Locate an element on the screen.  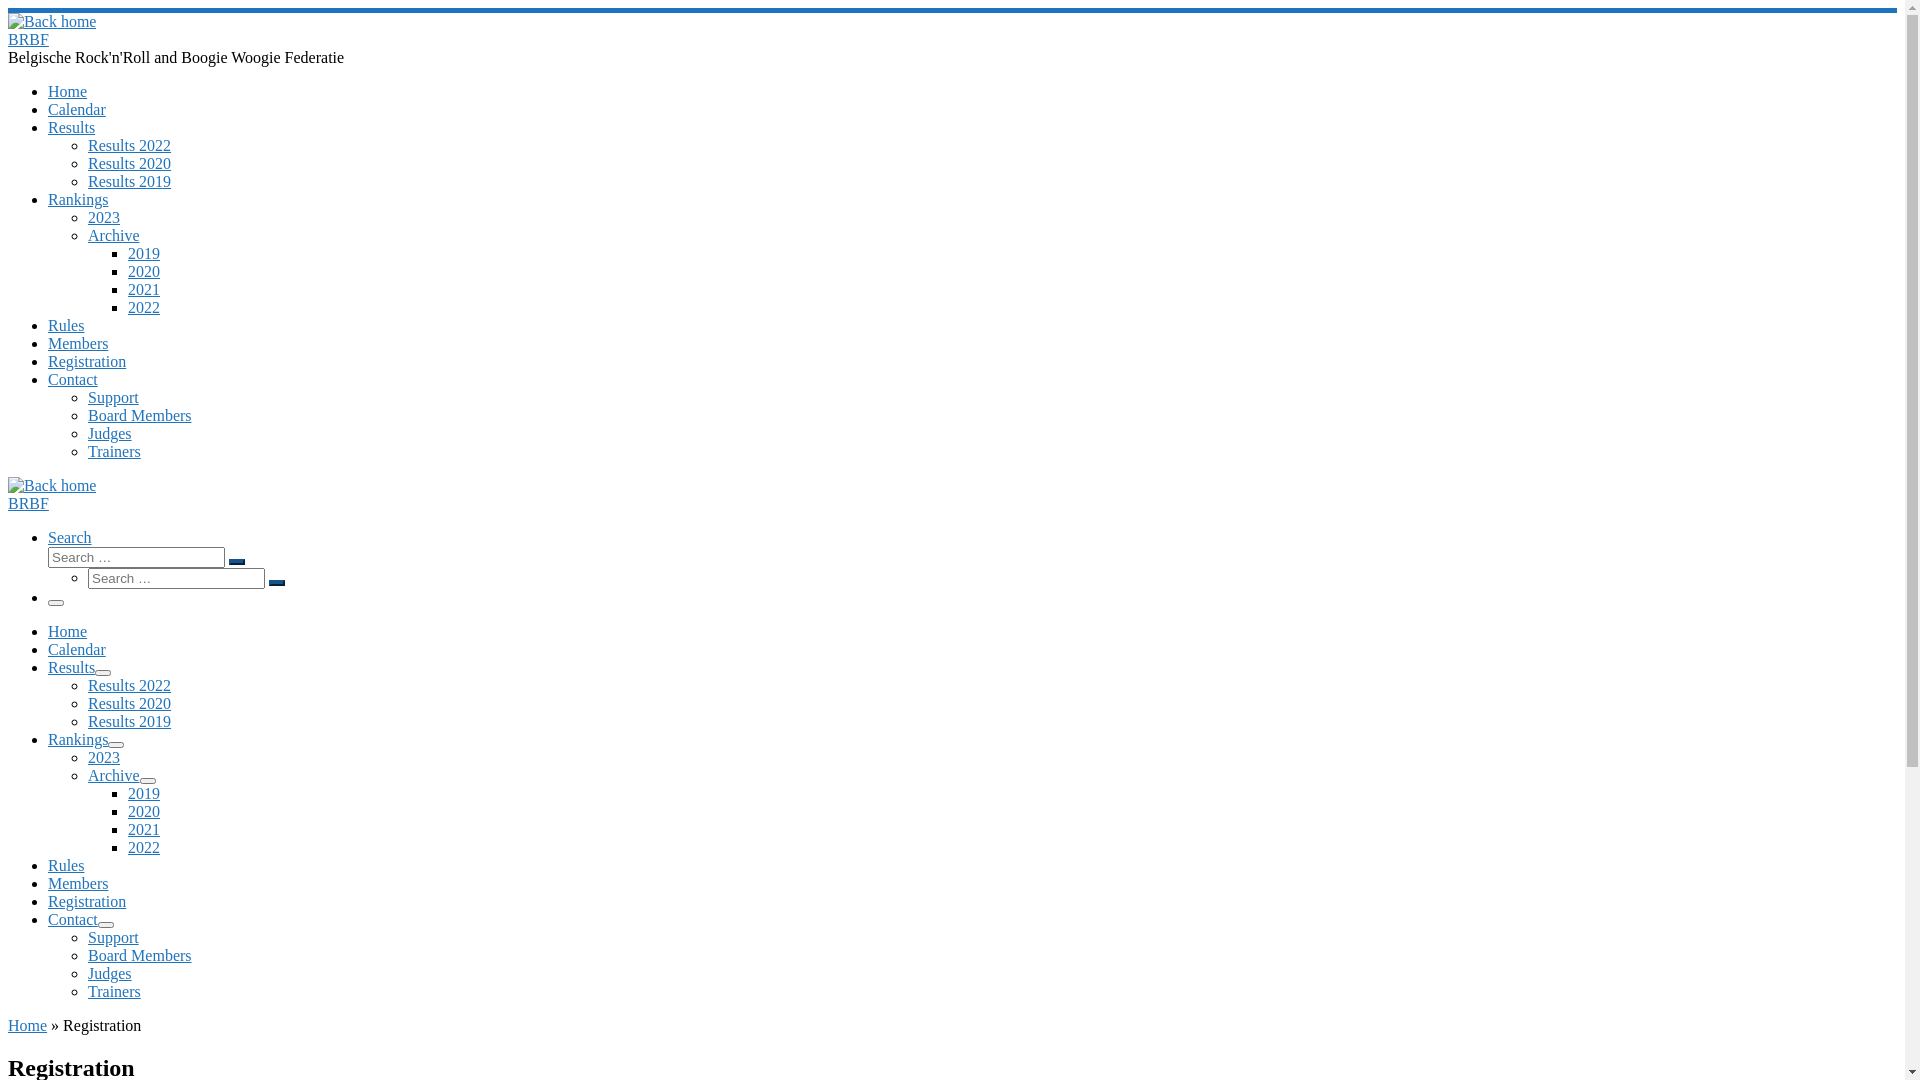
'2023' is located at coordinates (103, 757).